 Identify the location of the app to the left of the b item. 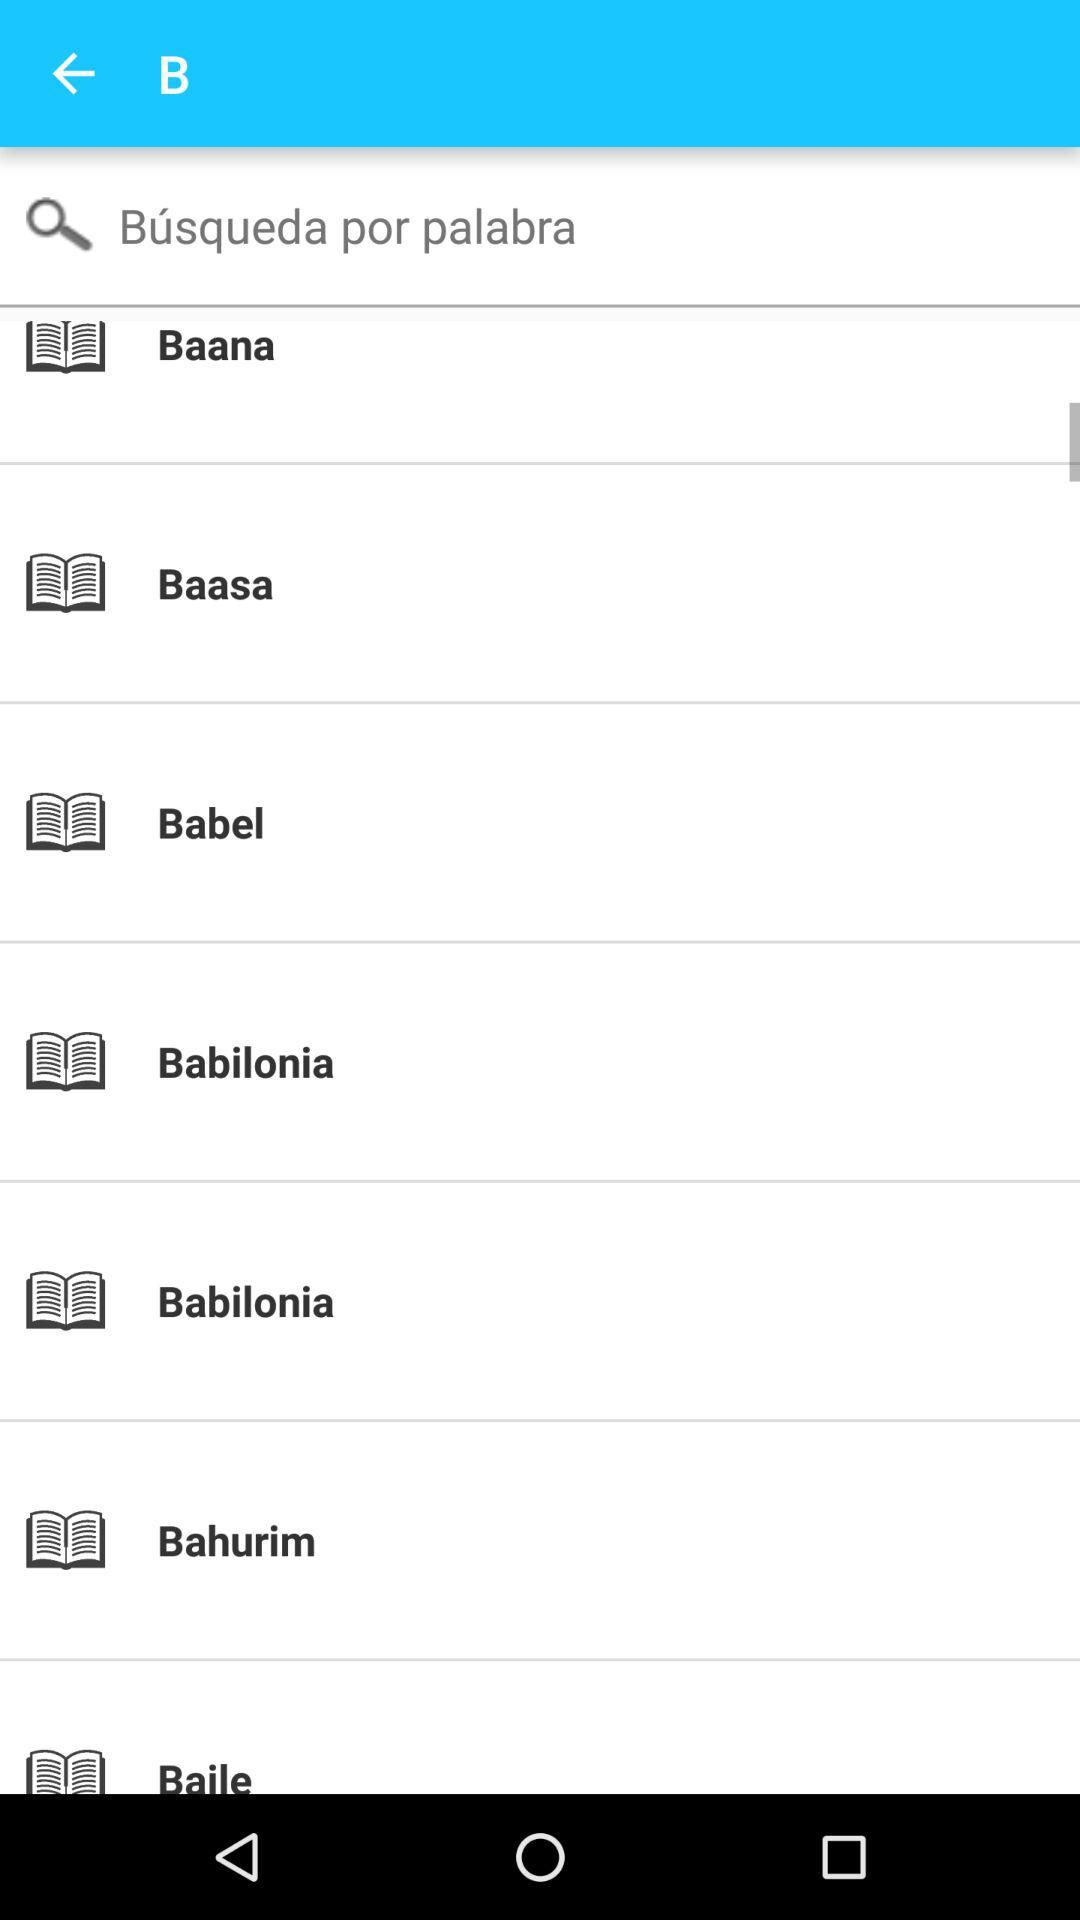
(72, 73).